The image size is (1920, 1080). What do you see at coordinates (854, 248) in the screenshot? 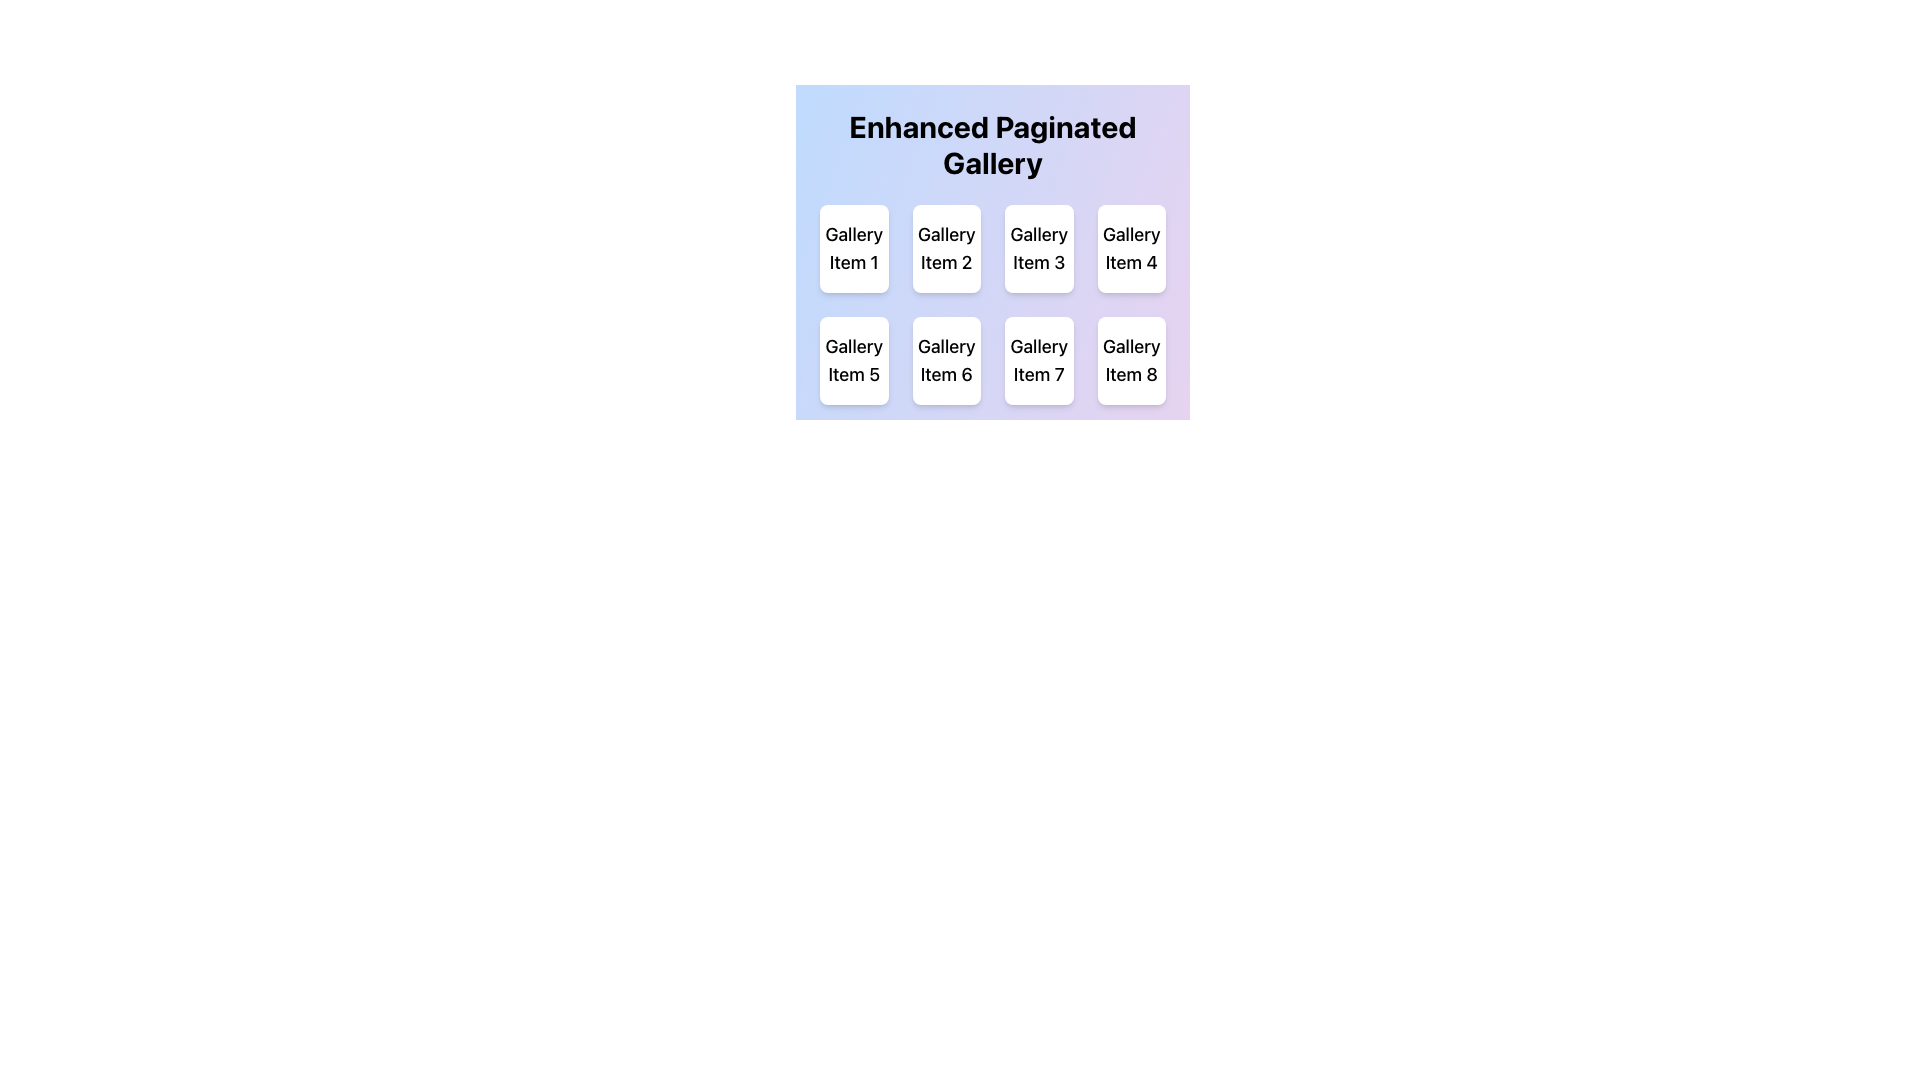
I see `text label that serves as the title for the first tile in the gallery grid, providing descriptive context about the item it represents` at bounding box center [854, 248].